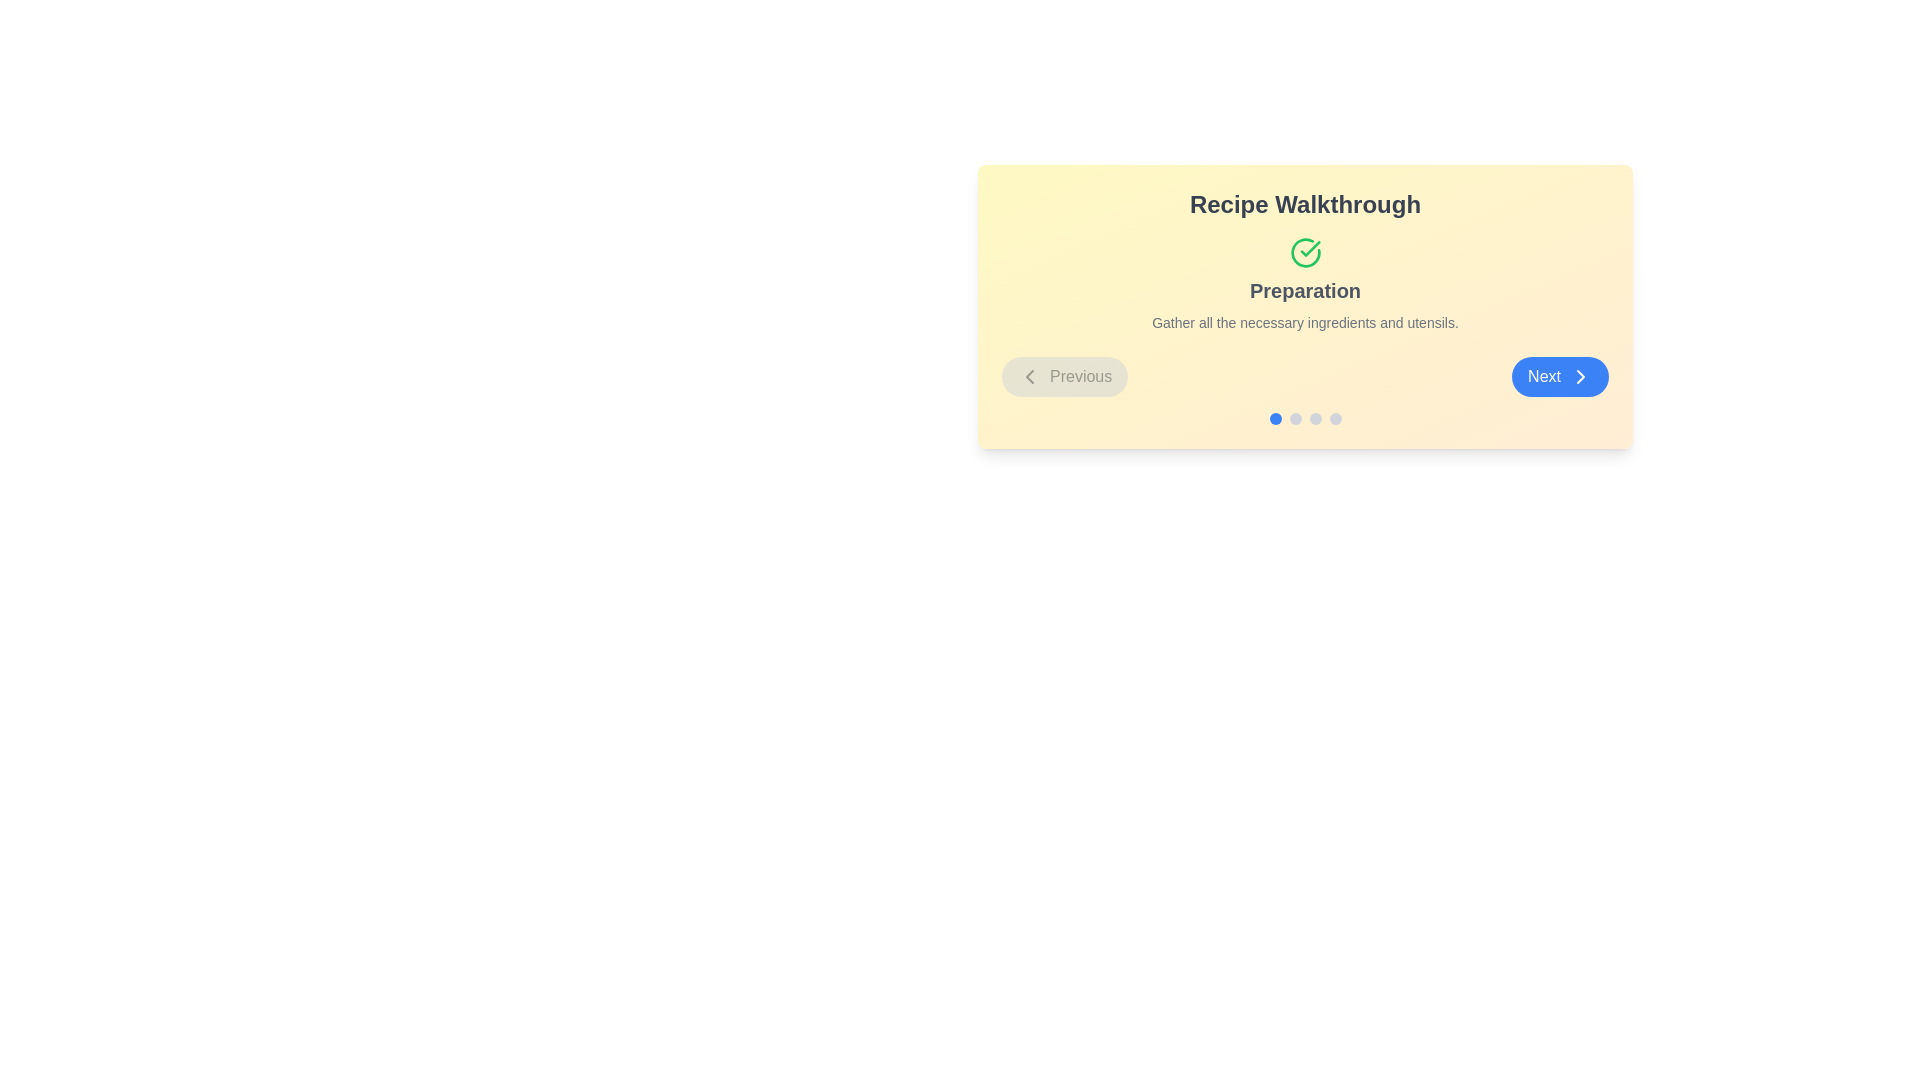 This screenshot has height=1080, width=1920. Describe the element at coordinates (1579, 377) in the screenshot. I see `the rightward-pointing arrow icon styled in a thin-outline design, which is located inside the blue button labeled 'Next' towards the bottom right of the card-like section` at that location.